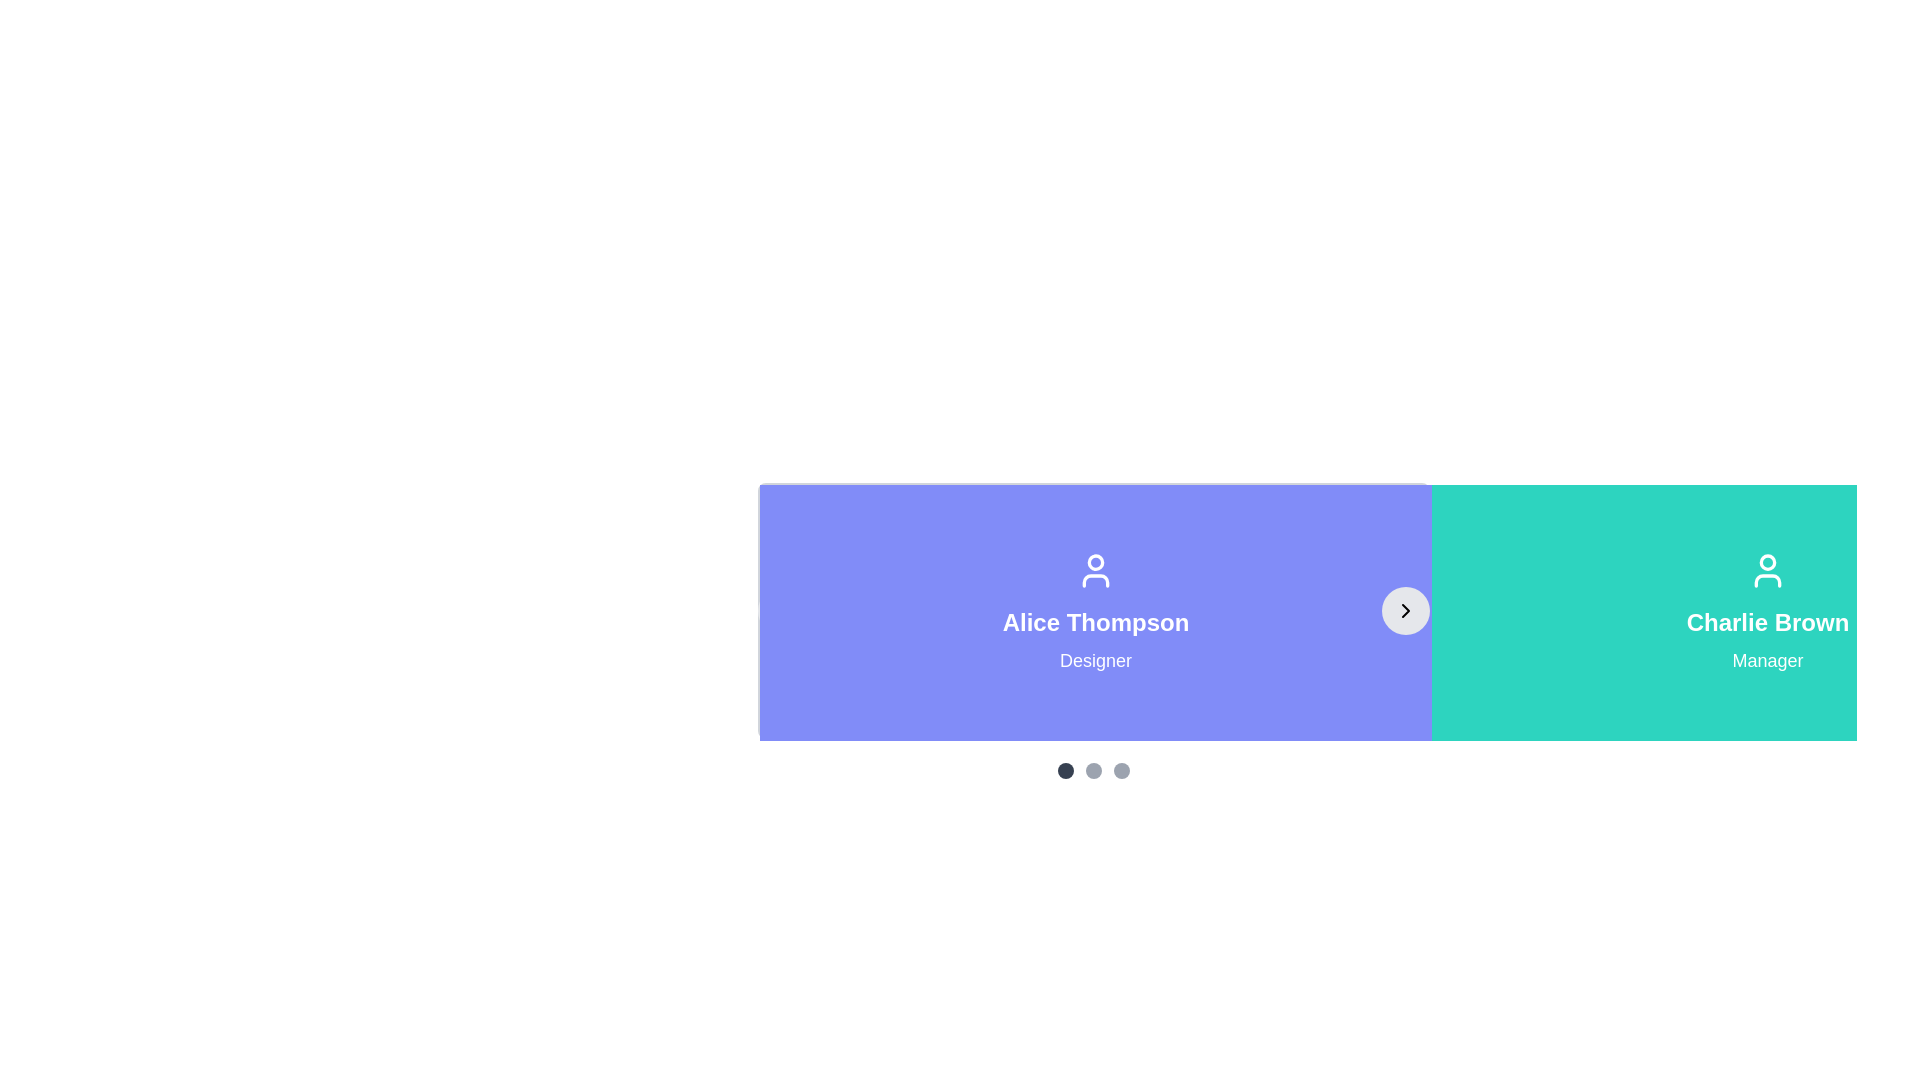 This screenshot has width=1920, height=1080. Describe the element at coordinates (1767, 660) in the screenshot. I see `the styling of the text label that describes the individual's role or position, located within the card structure below the name 'Bob Smith'` at that location.